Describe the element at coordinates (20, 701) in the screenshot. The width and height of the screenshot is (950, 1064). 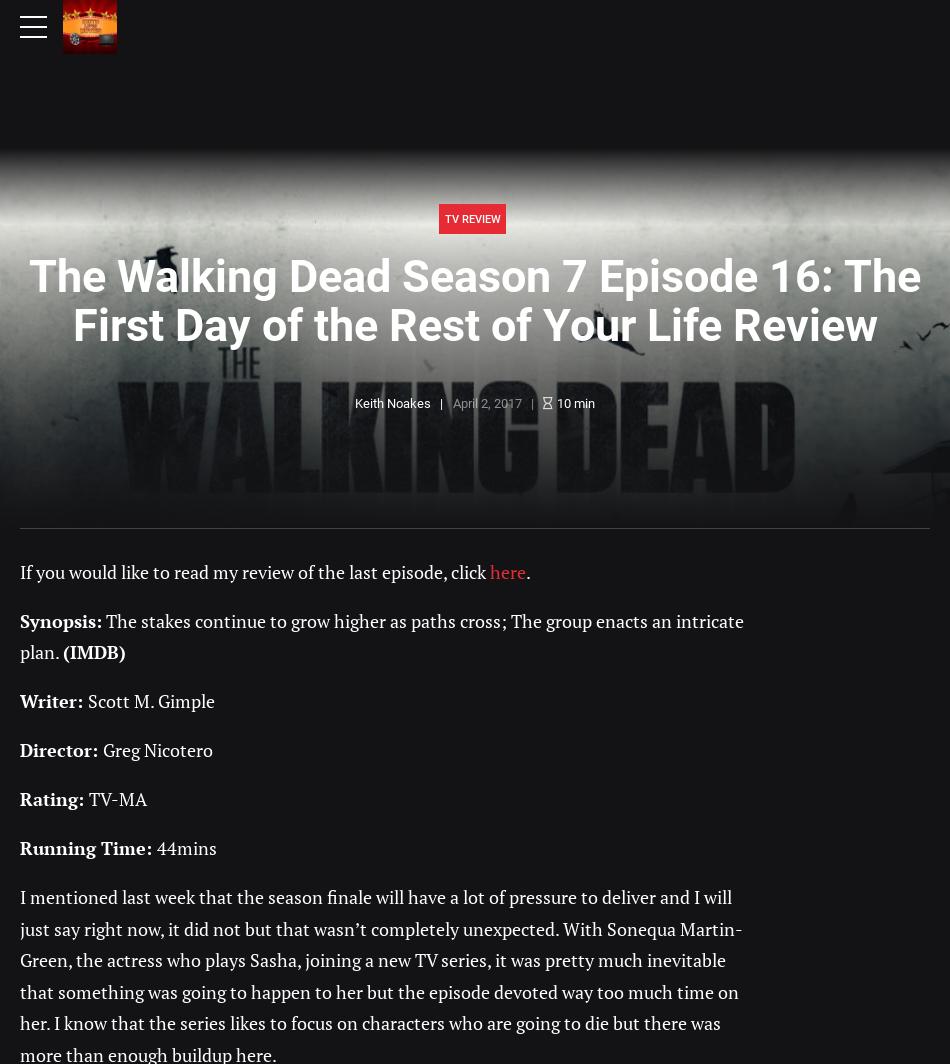
I see `'Writer:'` at that location.